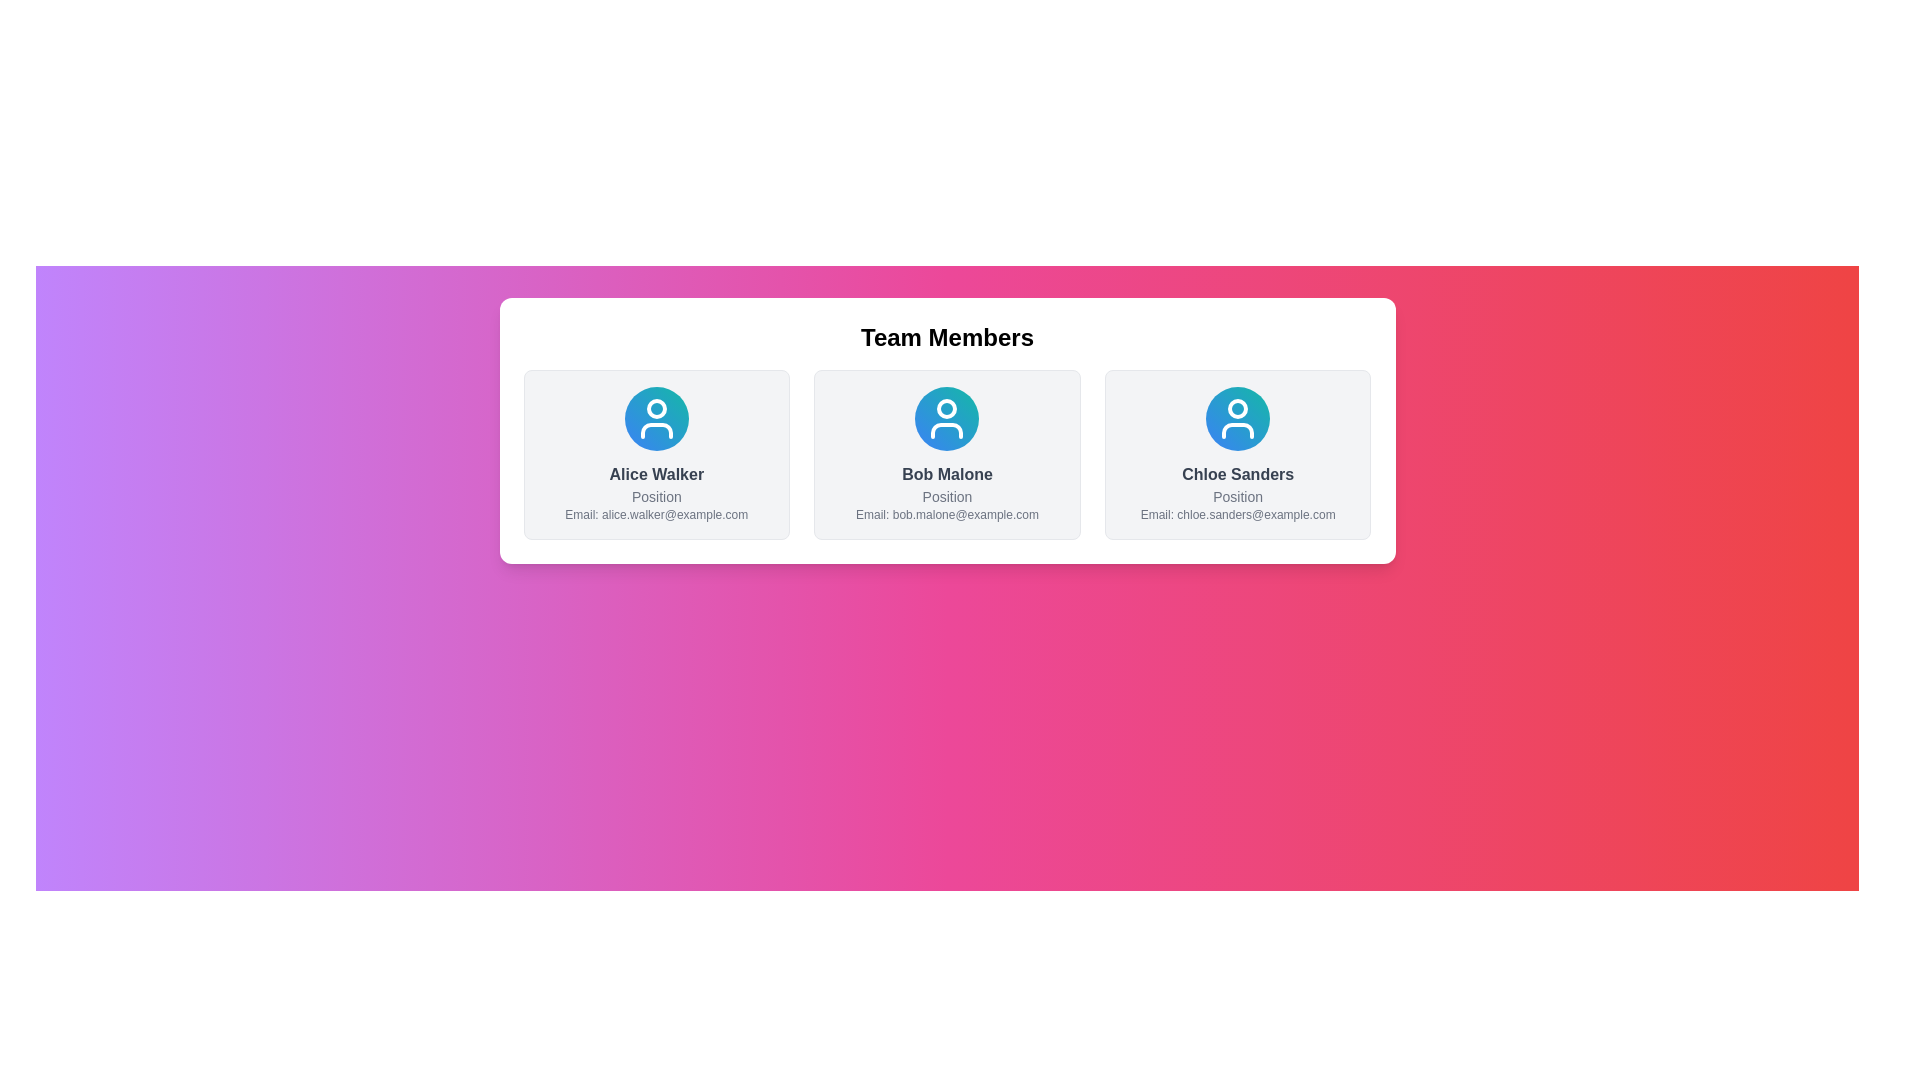 This screenshot has height=1080, width=1920. Describe the element at coordinates (946, 407) in the screenshot. I see `the graphical icon component (circle) that represents the user profile icon, located at the top-center of the user profile layout for team members` at that location.